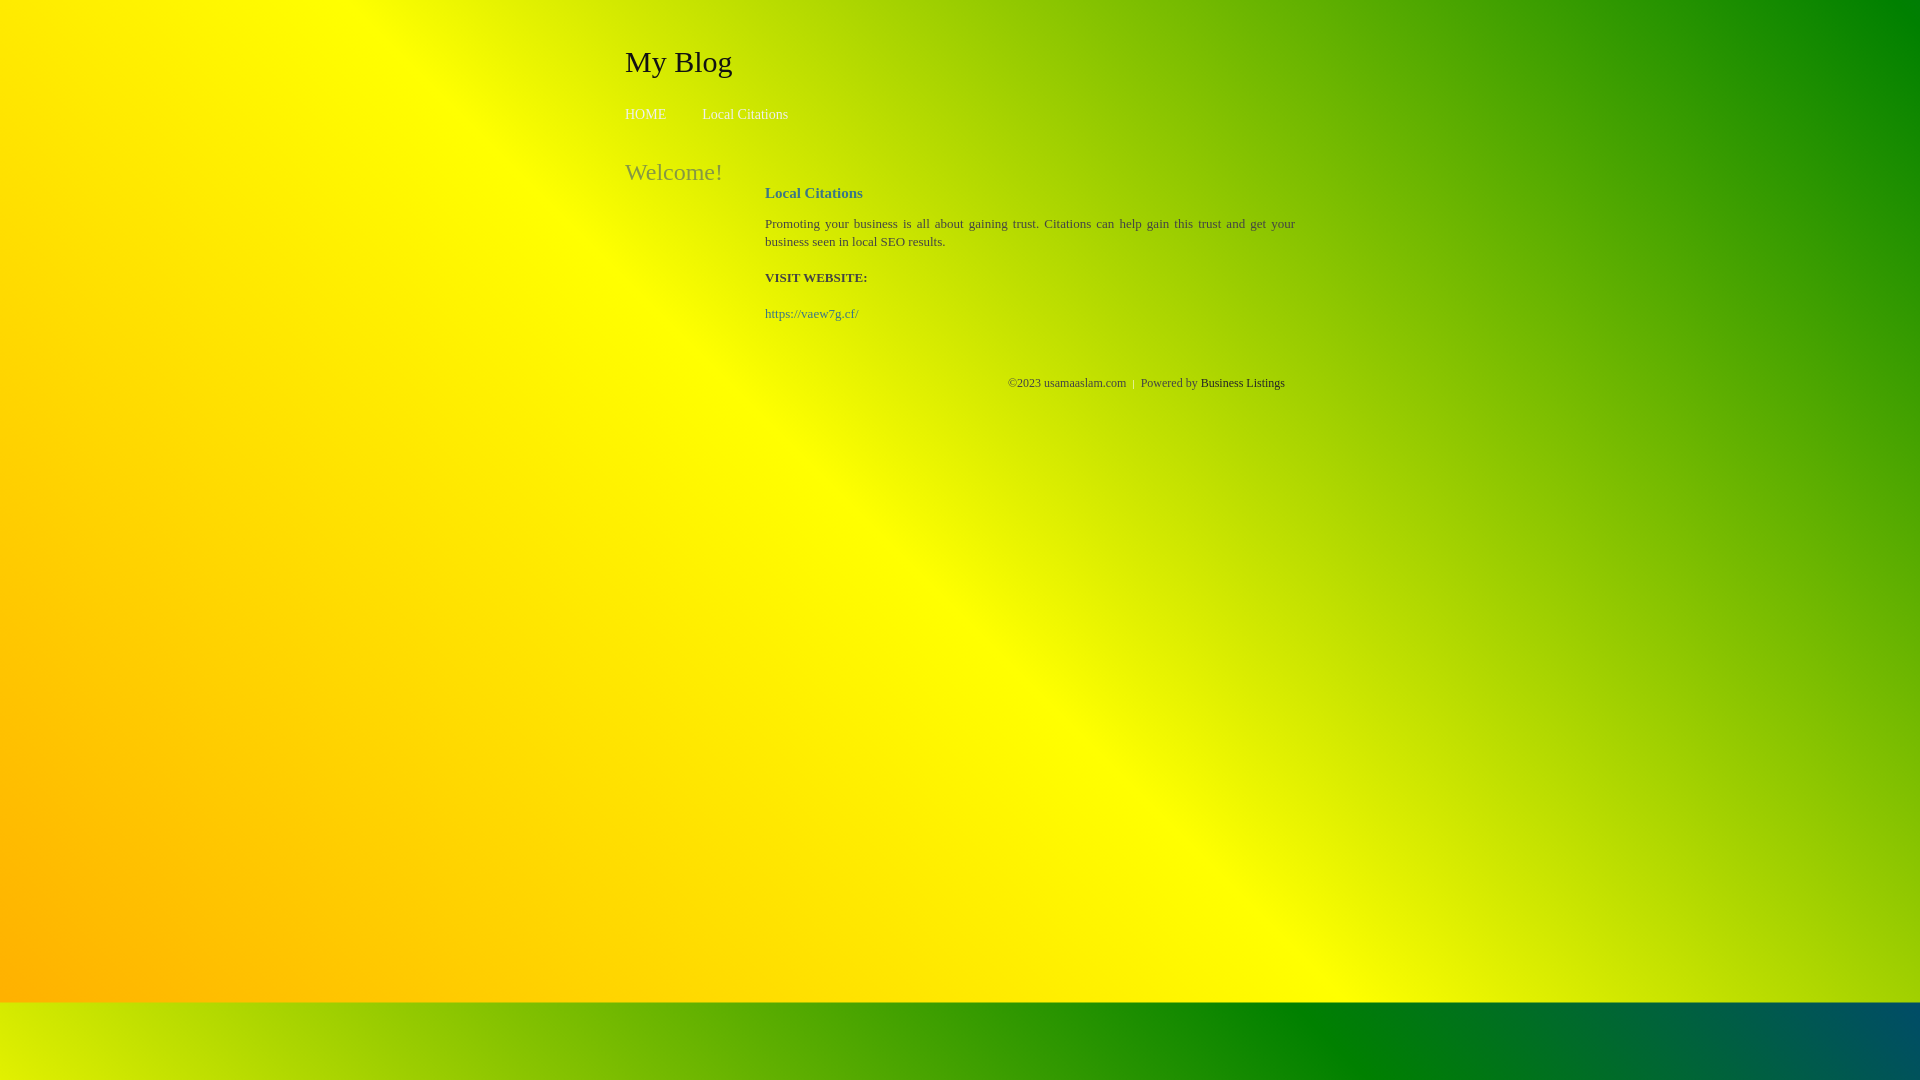 This screenshot has width=1920, height=1080. Describe the element at coordinates (743, 114) in the screenshot. I see `'Local Citations'` at that location.